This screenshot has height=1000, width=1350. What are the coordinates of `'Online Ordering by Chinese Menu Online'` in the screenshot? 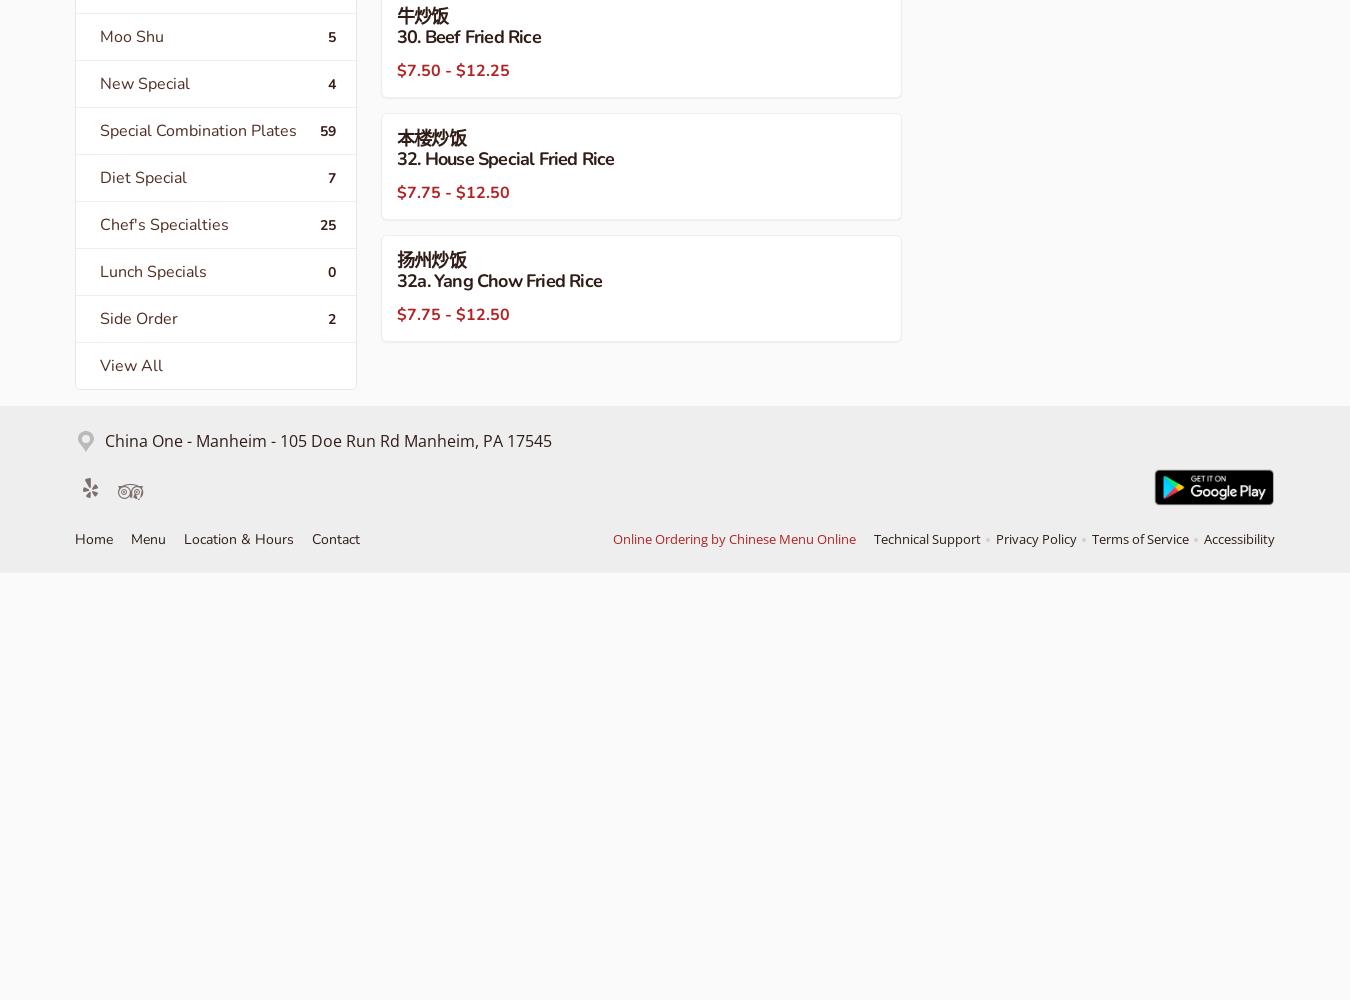 It's located at (613, 539).